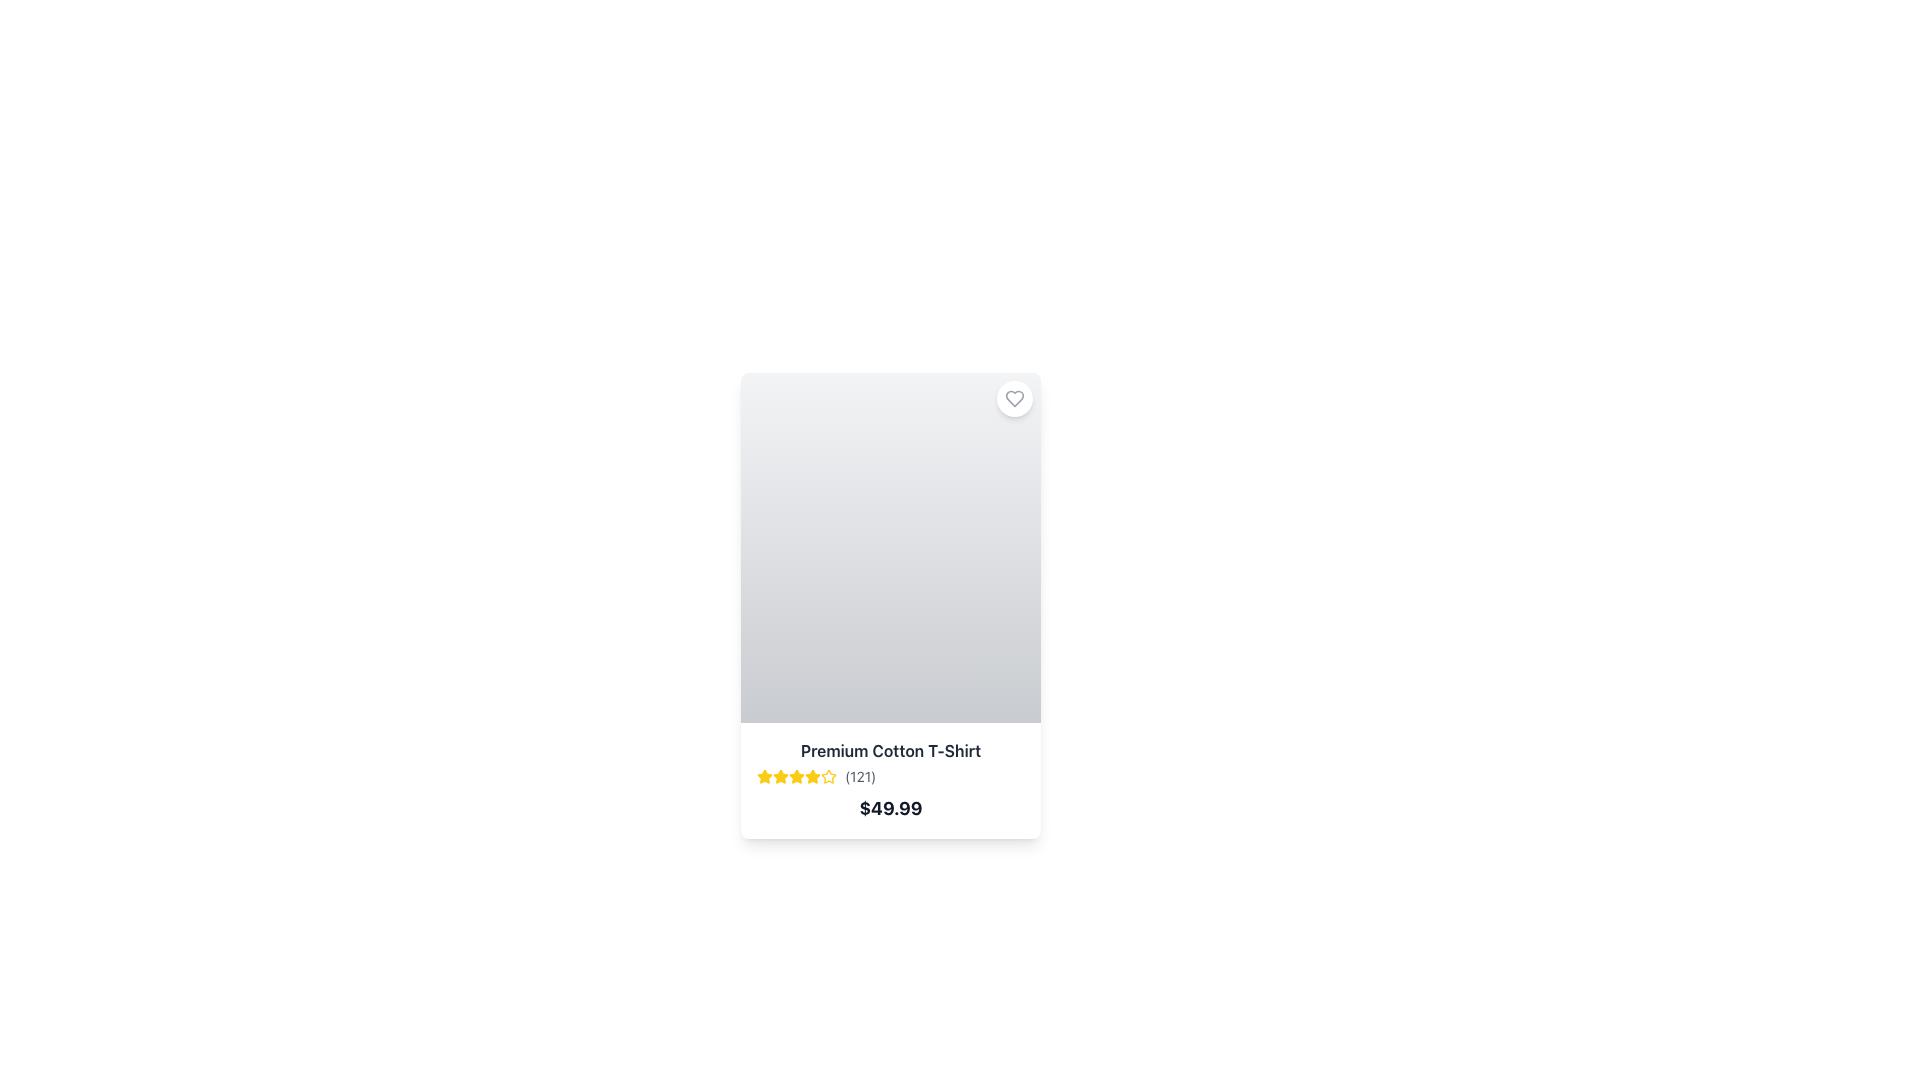 This screenshot has width=1920, height=1080. Describe the element at coordinates (1014, 398) in the screenshot. I see `the heart icon located at the top-right corner of the card layout to like or favorite it` at that location.